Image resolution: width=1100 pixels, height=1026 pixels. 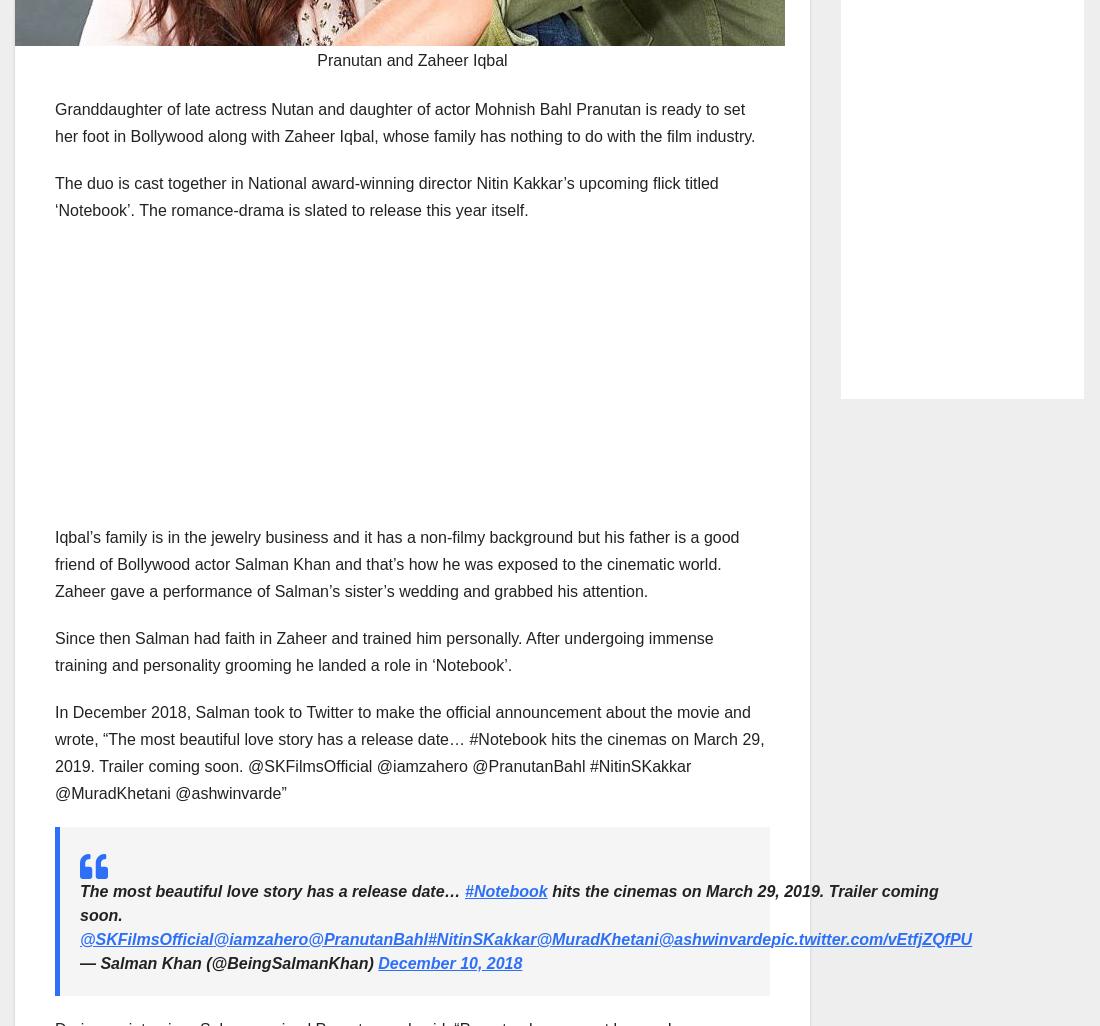 I want to click on 'The most beautiful love story has a release date…', so click(x=79, y=889).